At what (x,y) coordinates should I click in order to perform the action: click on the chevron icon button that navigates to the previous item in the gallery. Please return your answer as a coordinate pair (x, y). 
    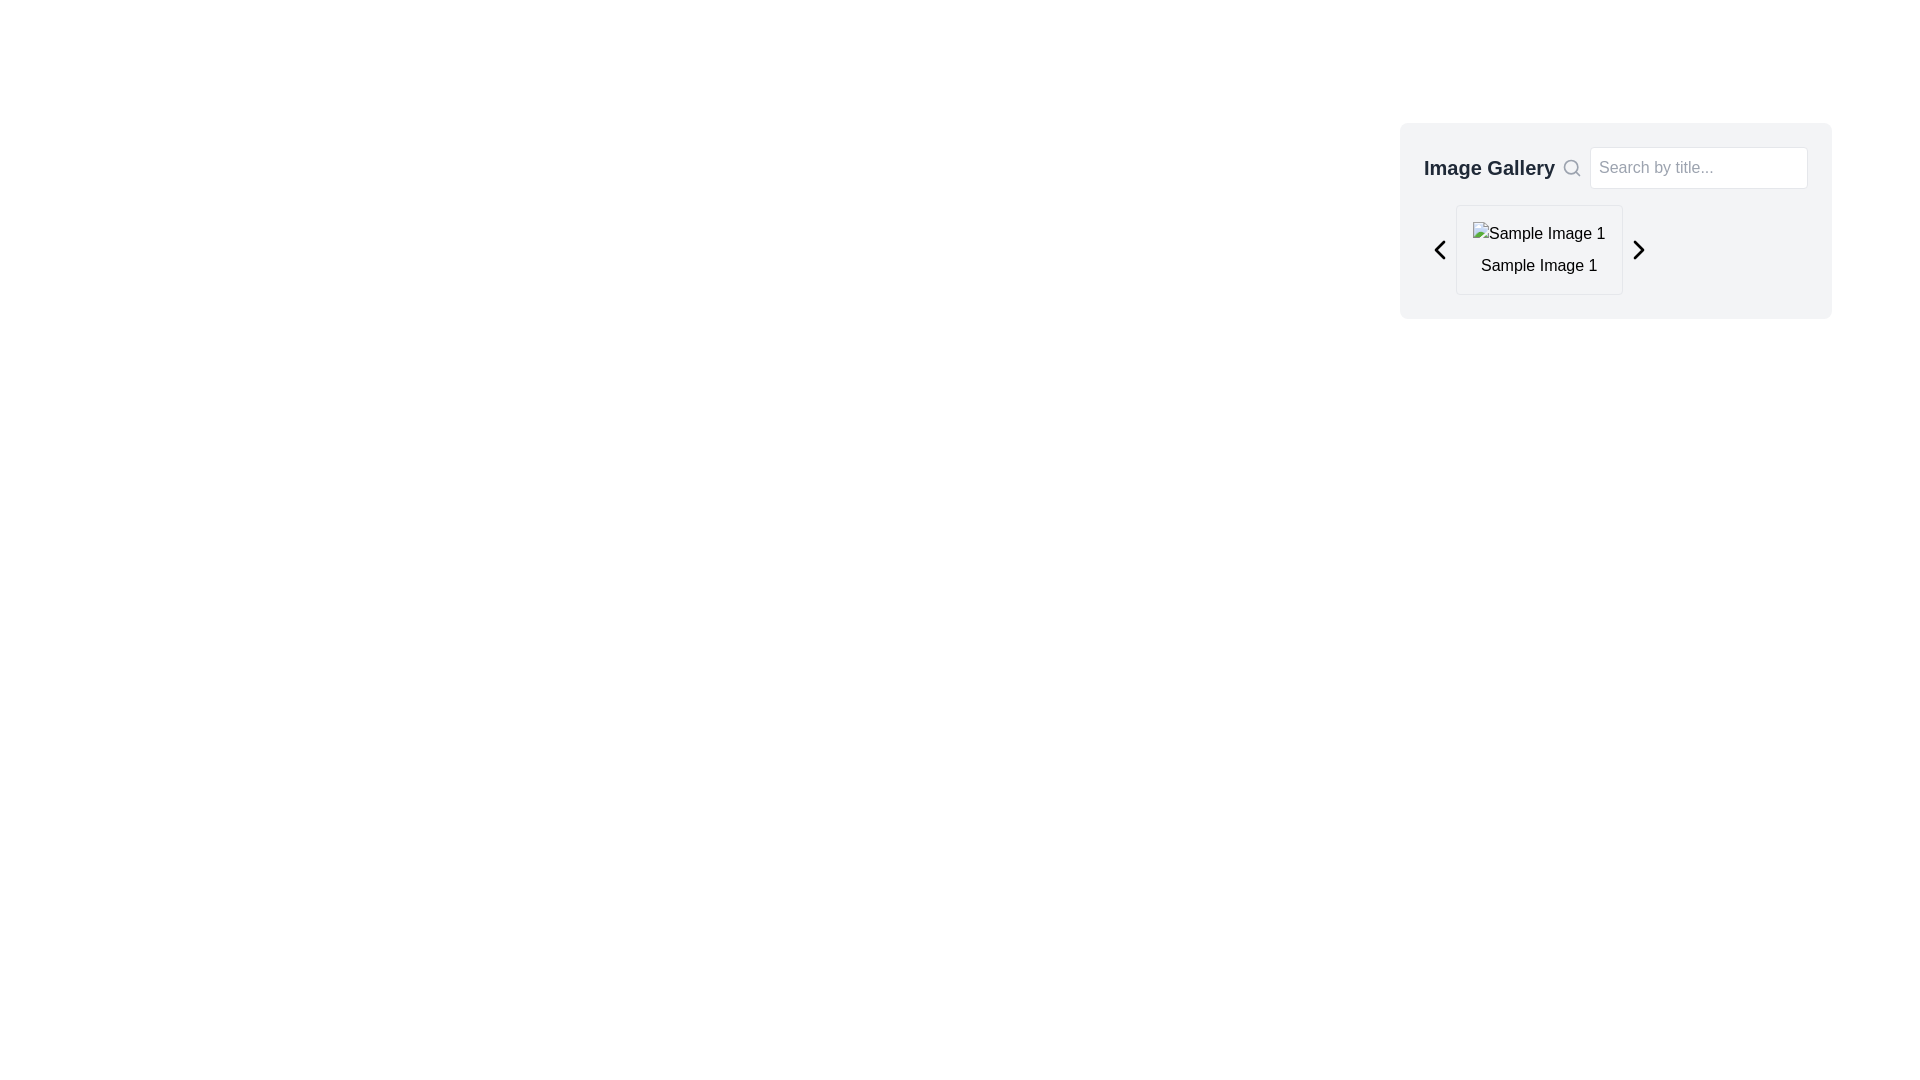
    Looking at the image, I should click on (1440, 249).